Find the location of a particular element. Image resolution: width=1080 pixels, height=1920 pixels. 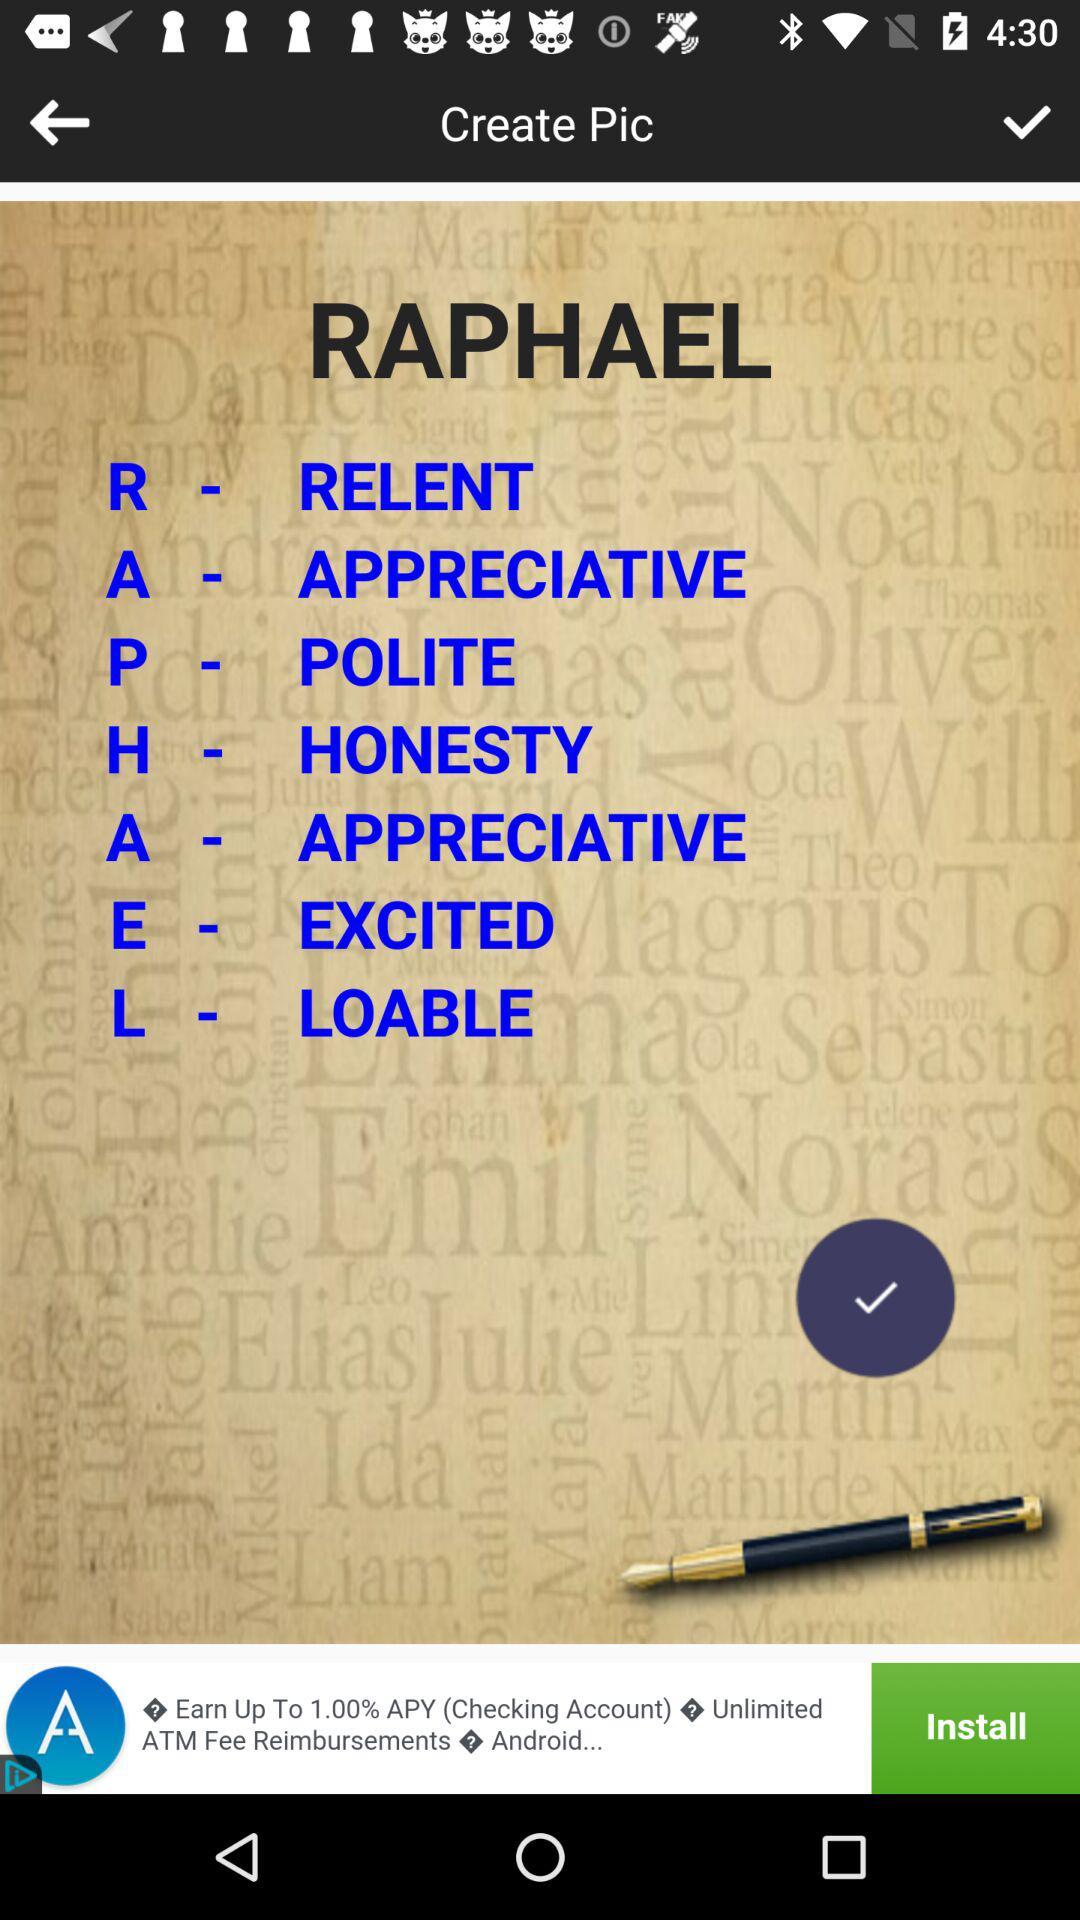

the check icon is located at coordinates (1027, 121).